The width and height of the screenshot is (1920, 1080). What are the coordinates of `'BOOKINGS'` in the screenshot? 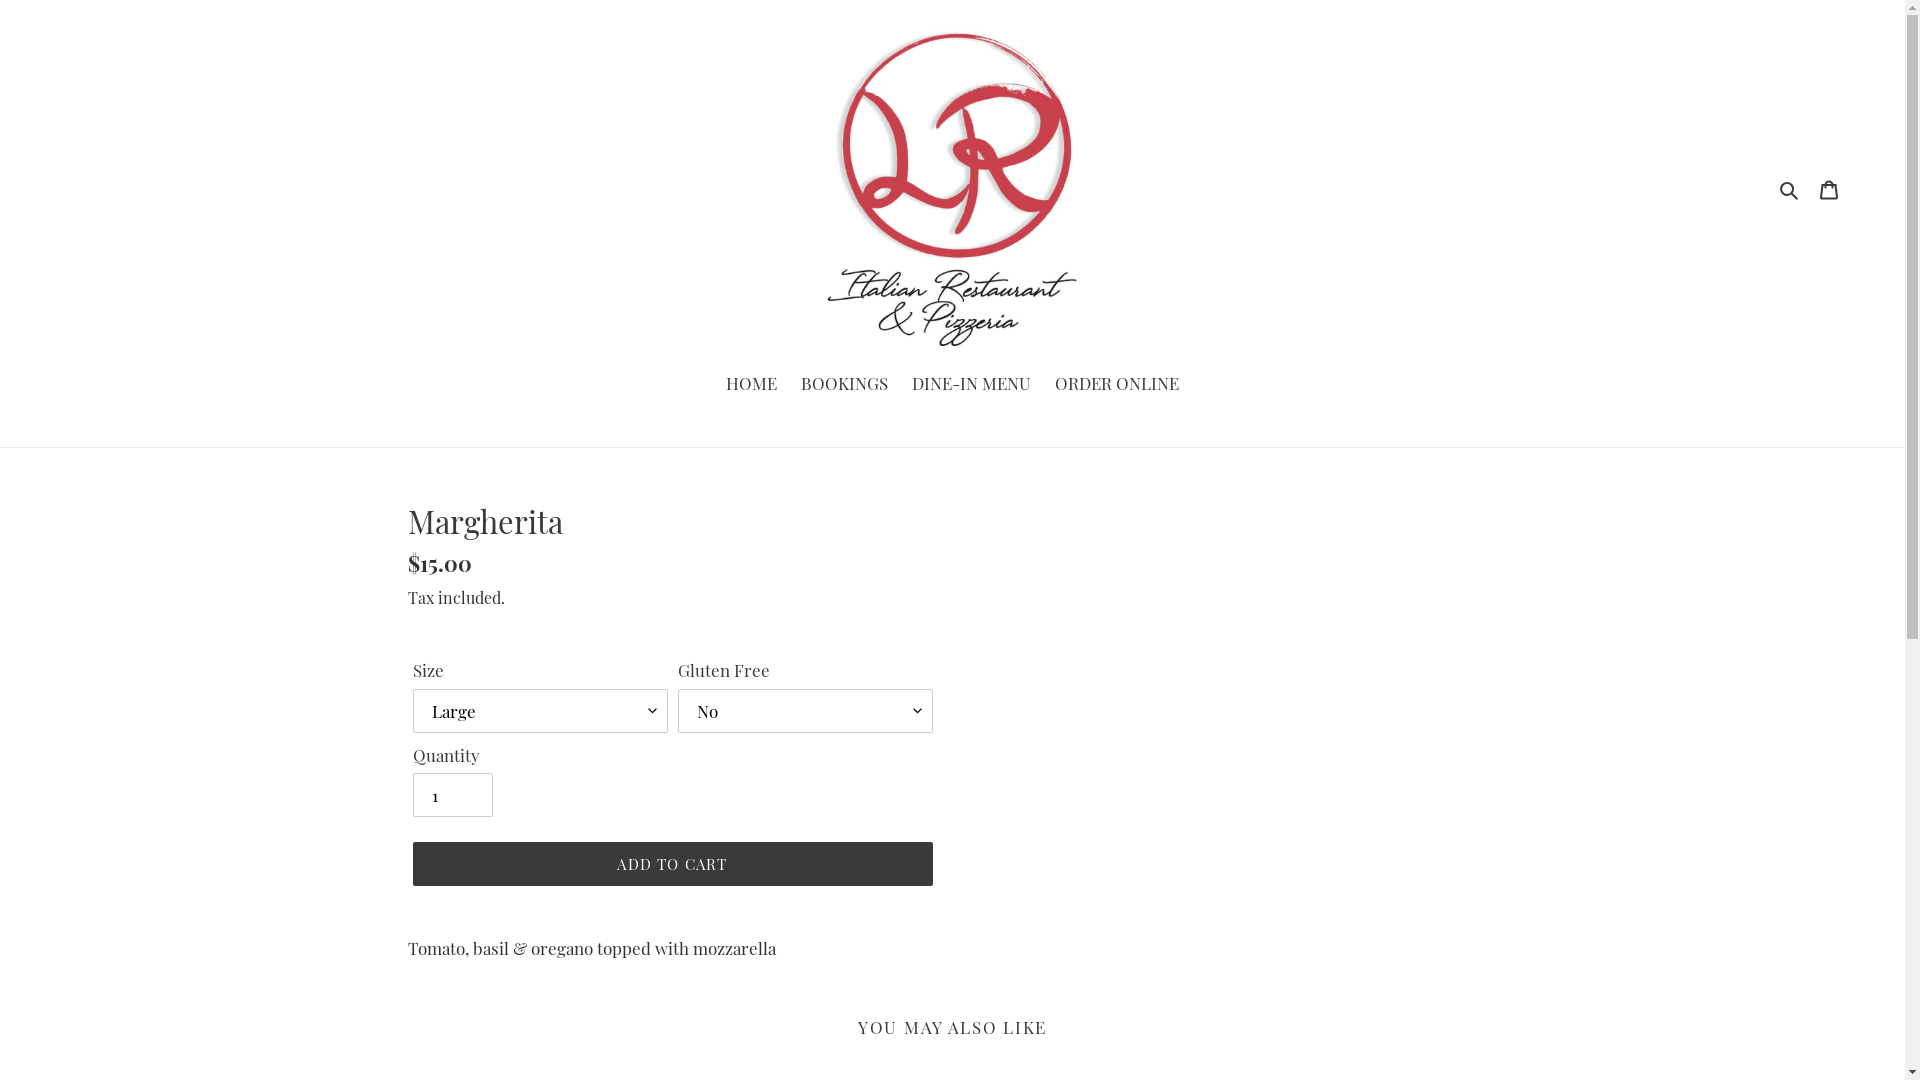 It's located at (844, 385).